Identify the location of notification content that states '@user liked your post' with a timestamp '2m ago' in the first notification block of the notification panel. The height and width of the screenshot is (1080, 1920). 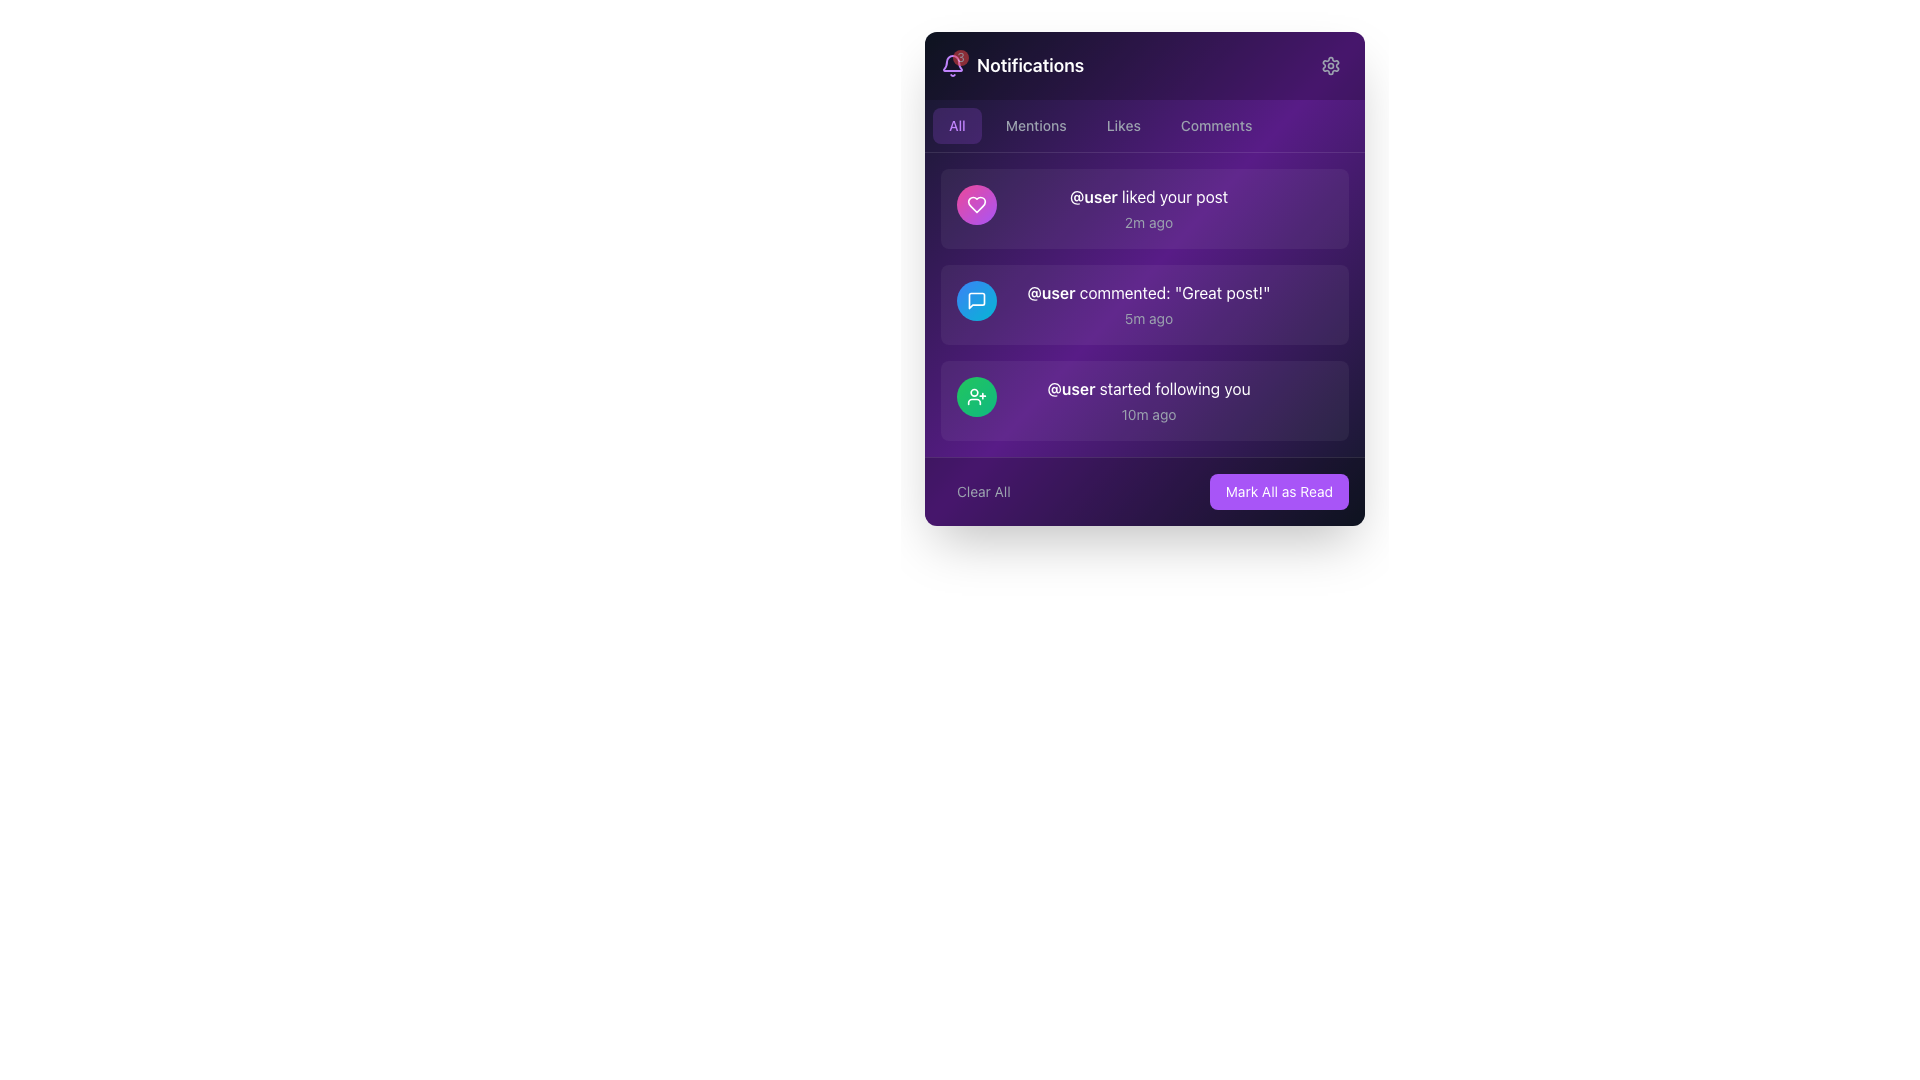
(1145, 208).